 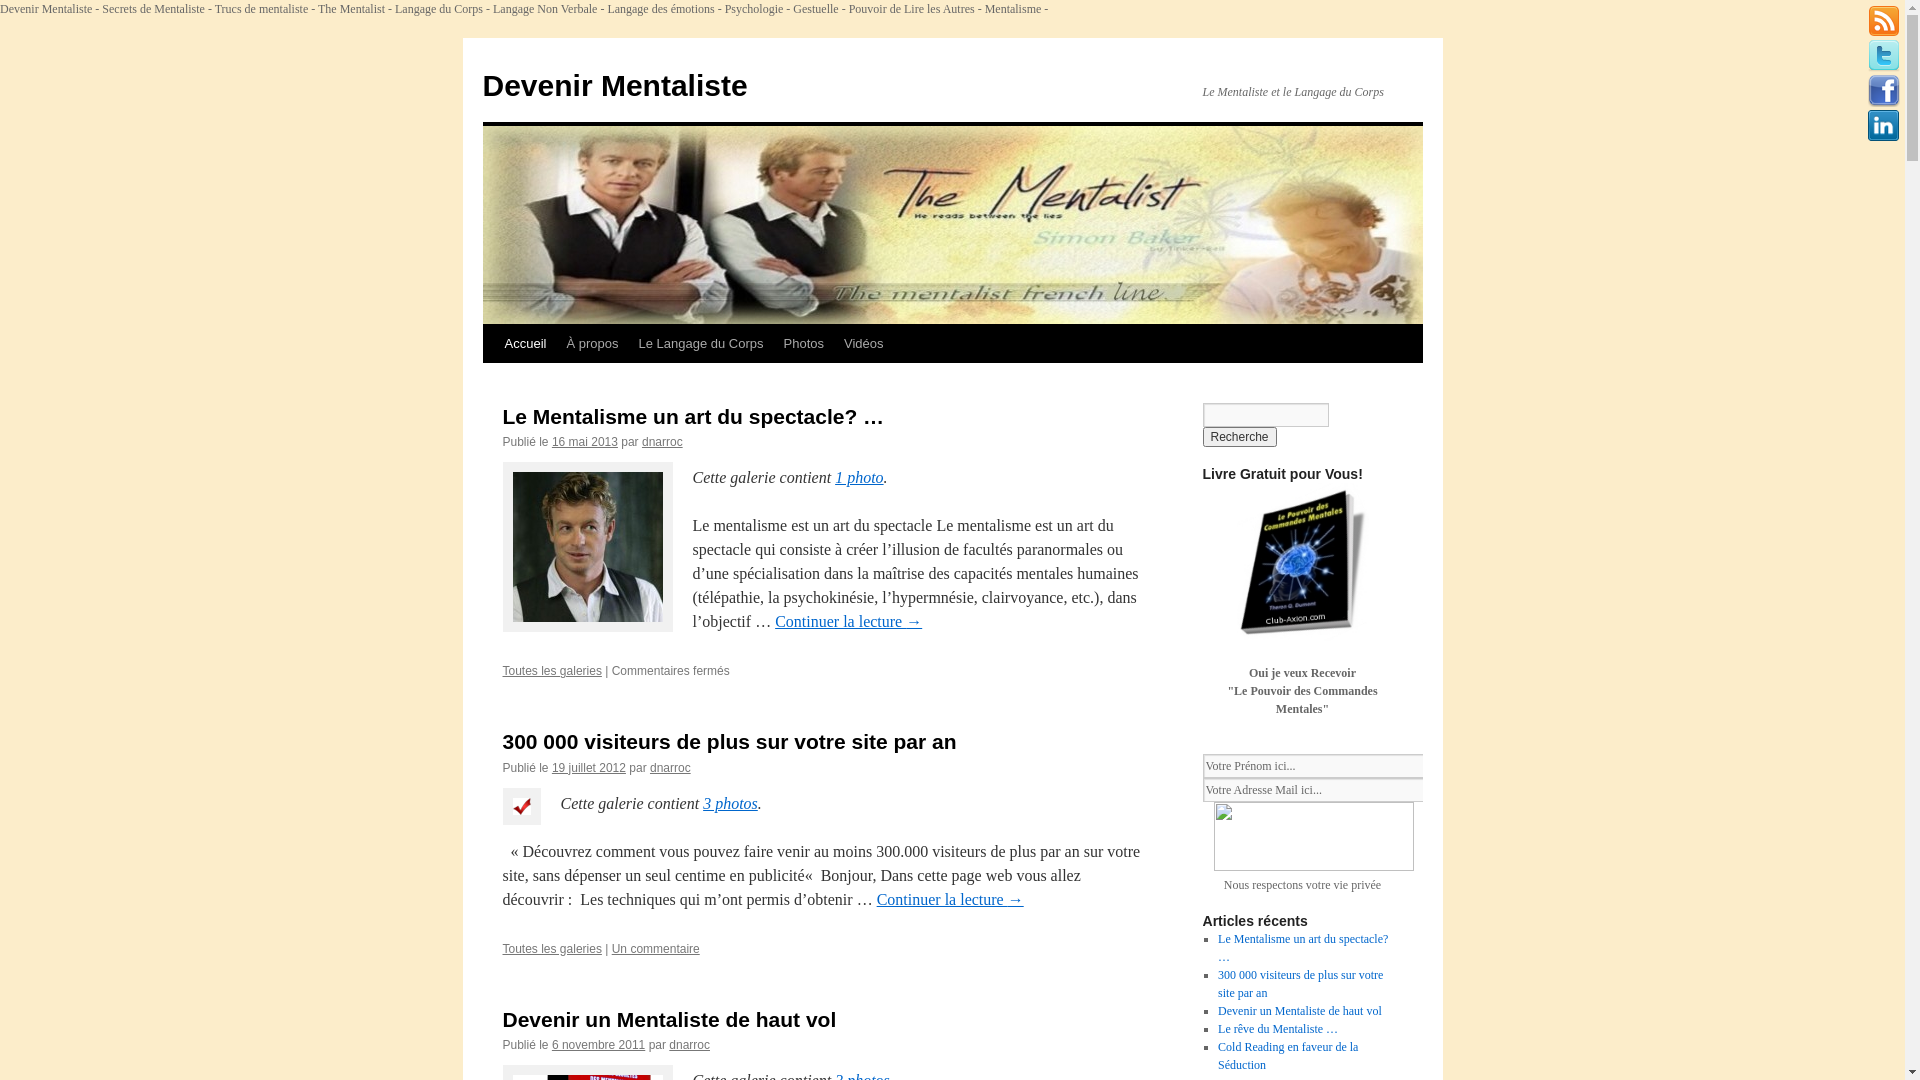 I want to click on 'Tweeter button', so click(x=1882, y=55).